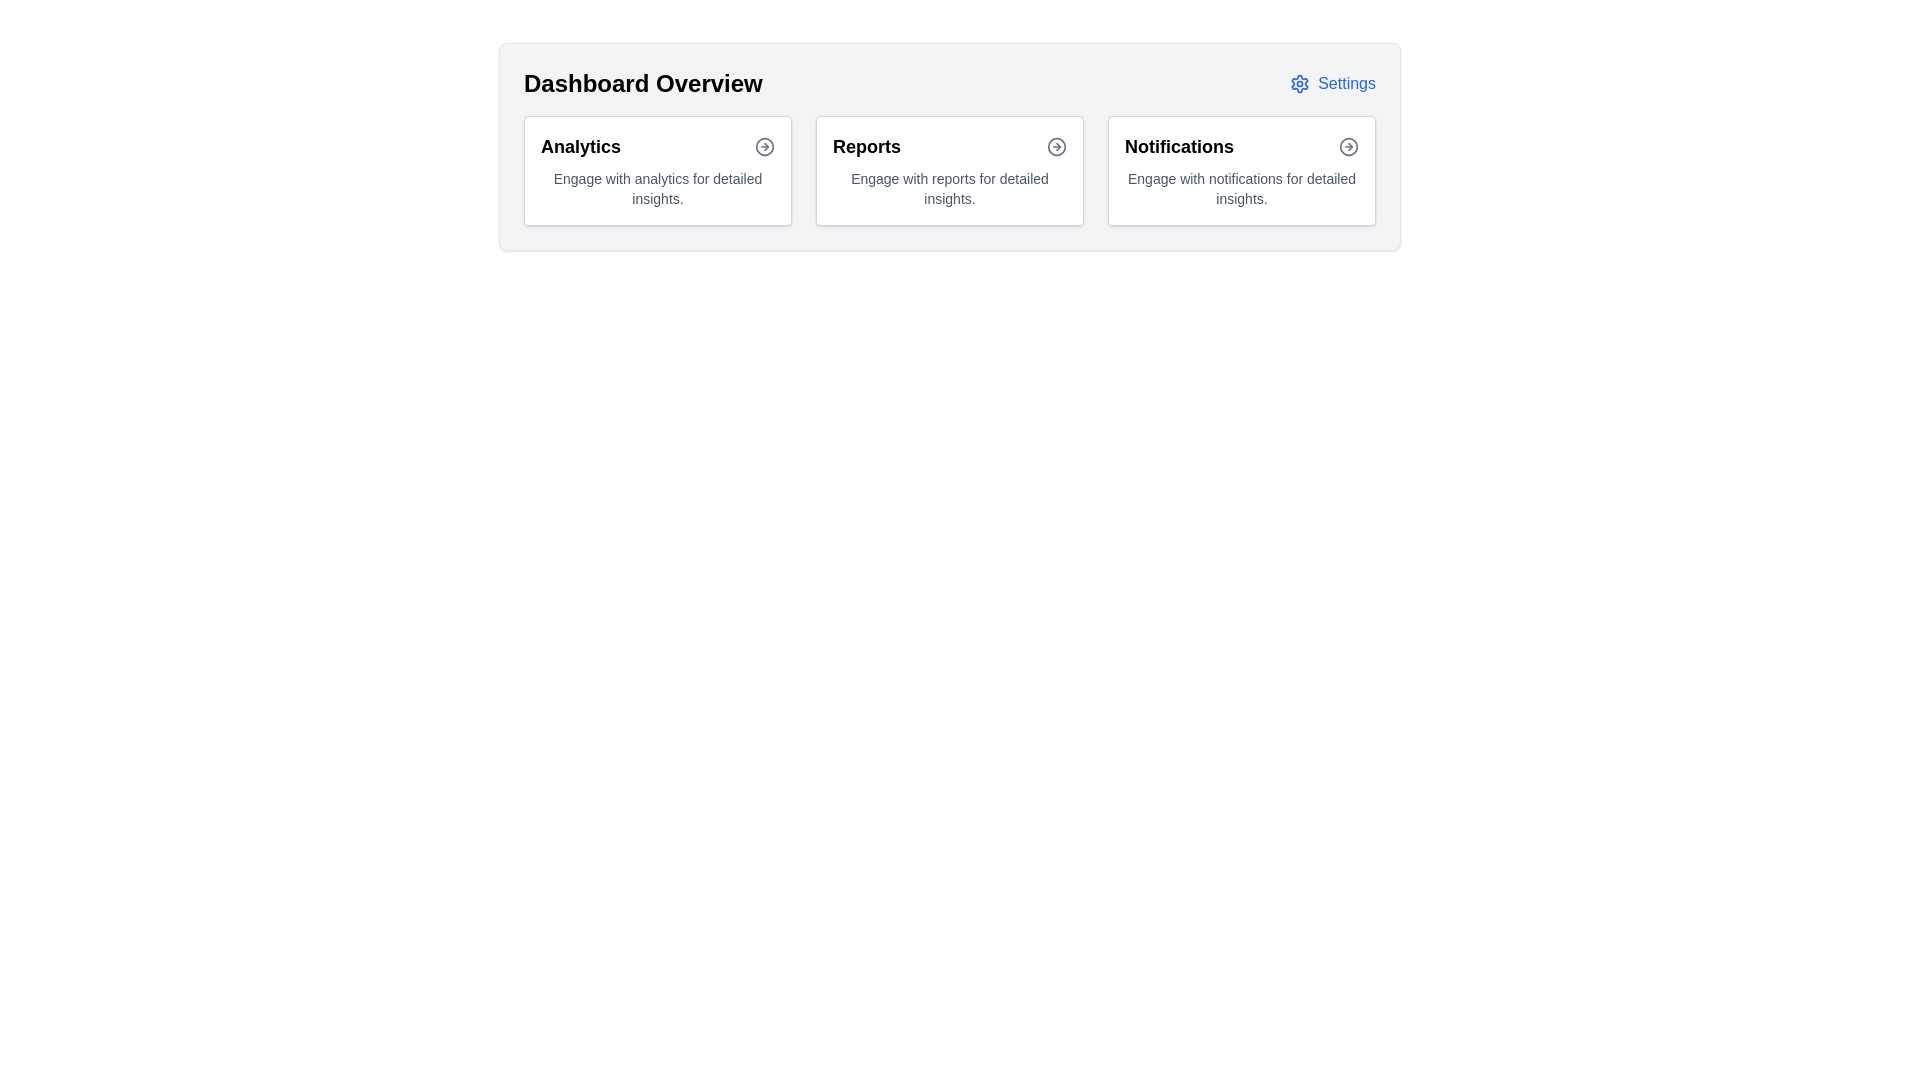  Describe the element at coordinates (657, 189) in the screenshot. I see `the descriptive text label providing additional information about the 'Analytics' section, located below the 'Analytics' heading and left of the right arrow icon` at that location.